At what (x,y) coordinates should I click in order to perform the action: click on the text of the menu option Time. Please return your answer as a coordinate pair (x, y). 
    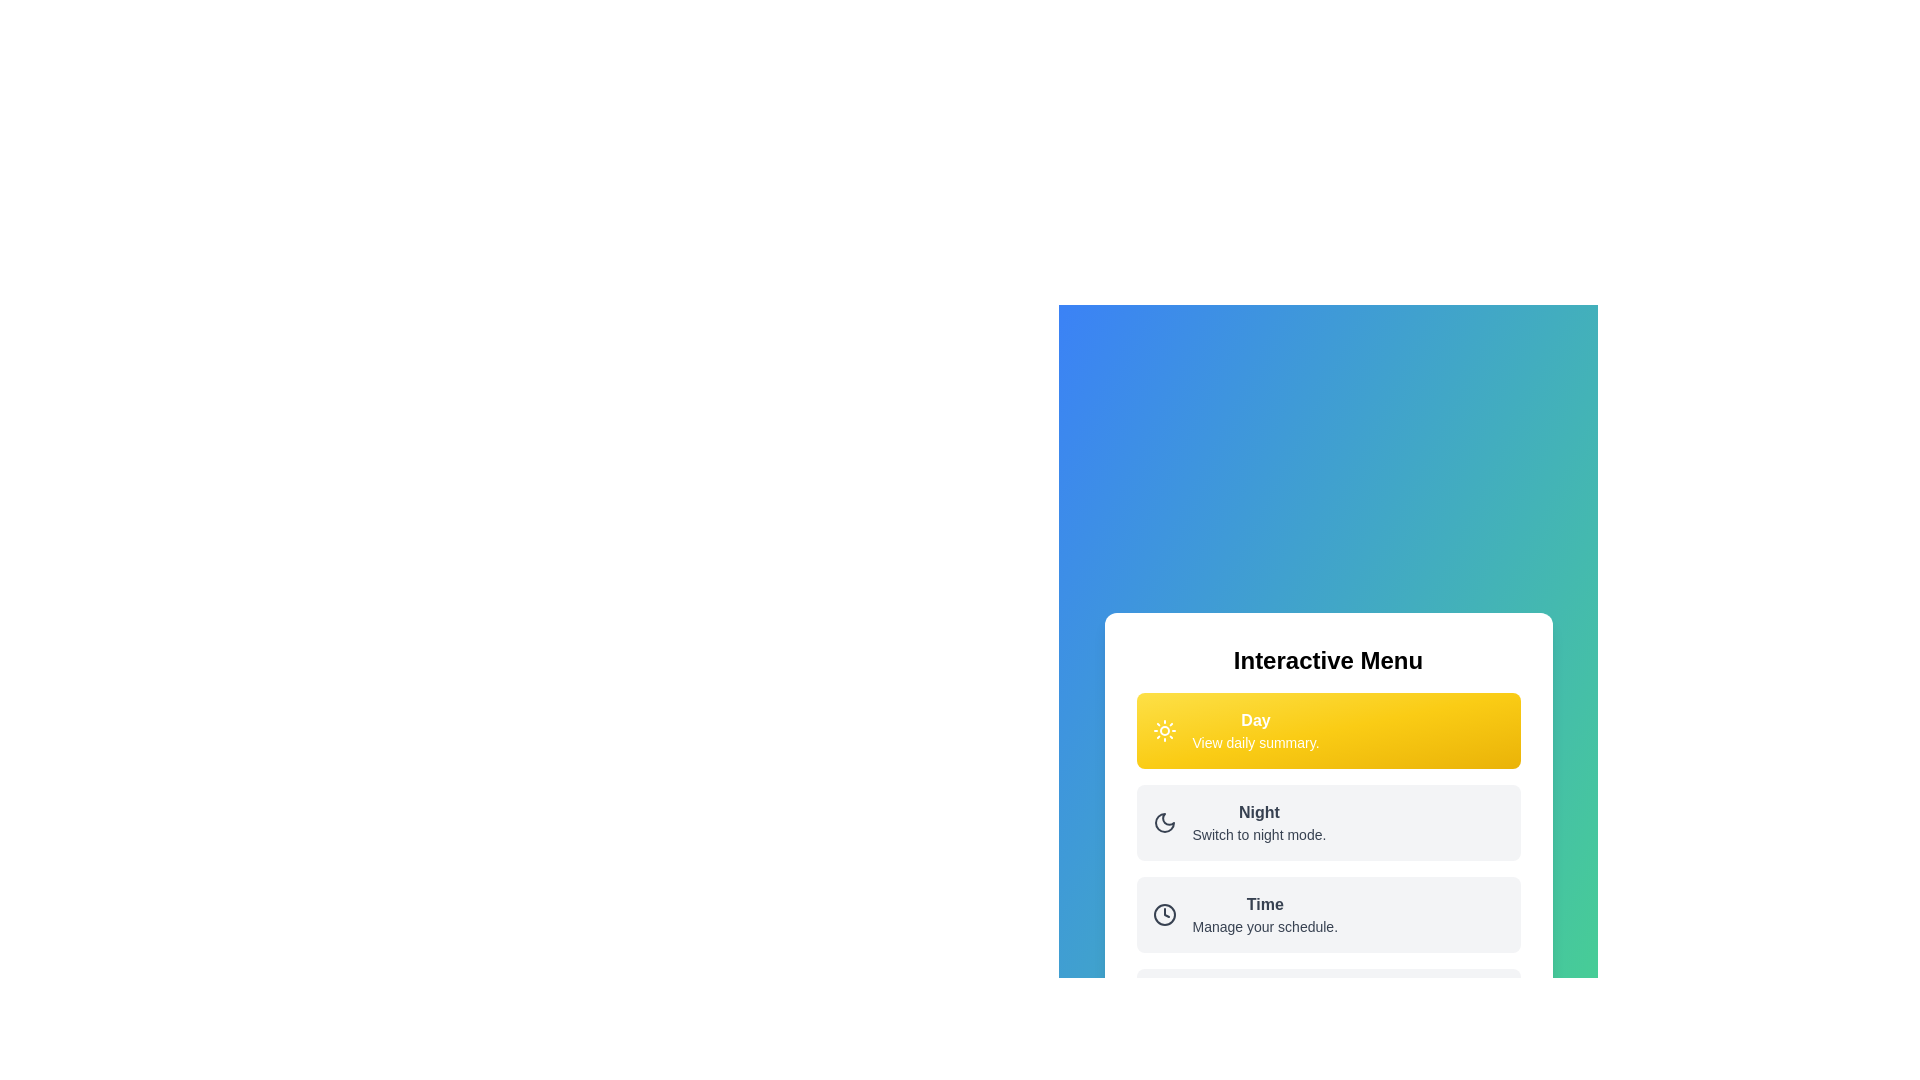
    Looking at the image, I should click on (1264, 914).